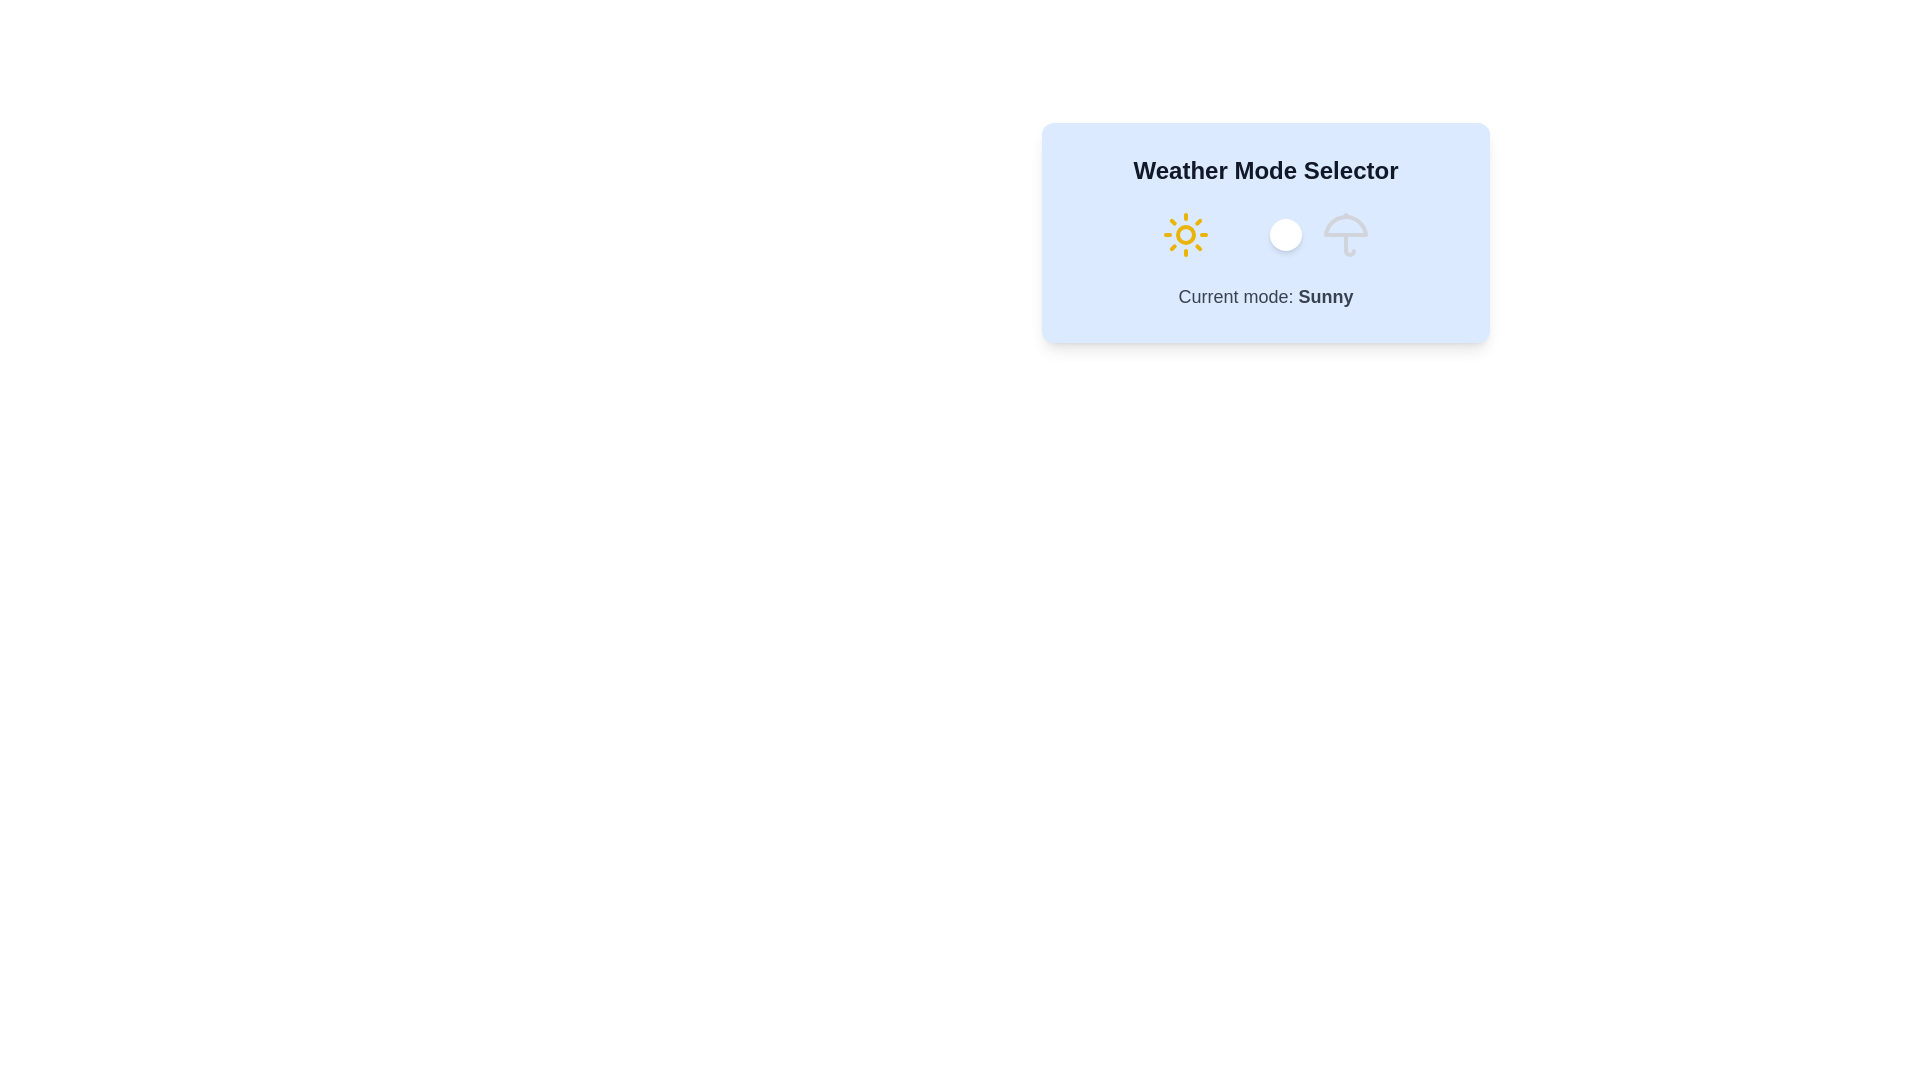  I want to click on the white knob of the yellow toggle switch indicating an active state, so click(1265, 234).